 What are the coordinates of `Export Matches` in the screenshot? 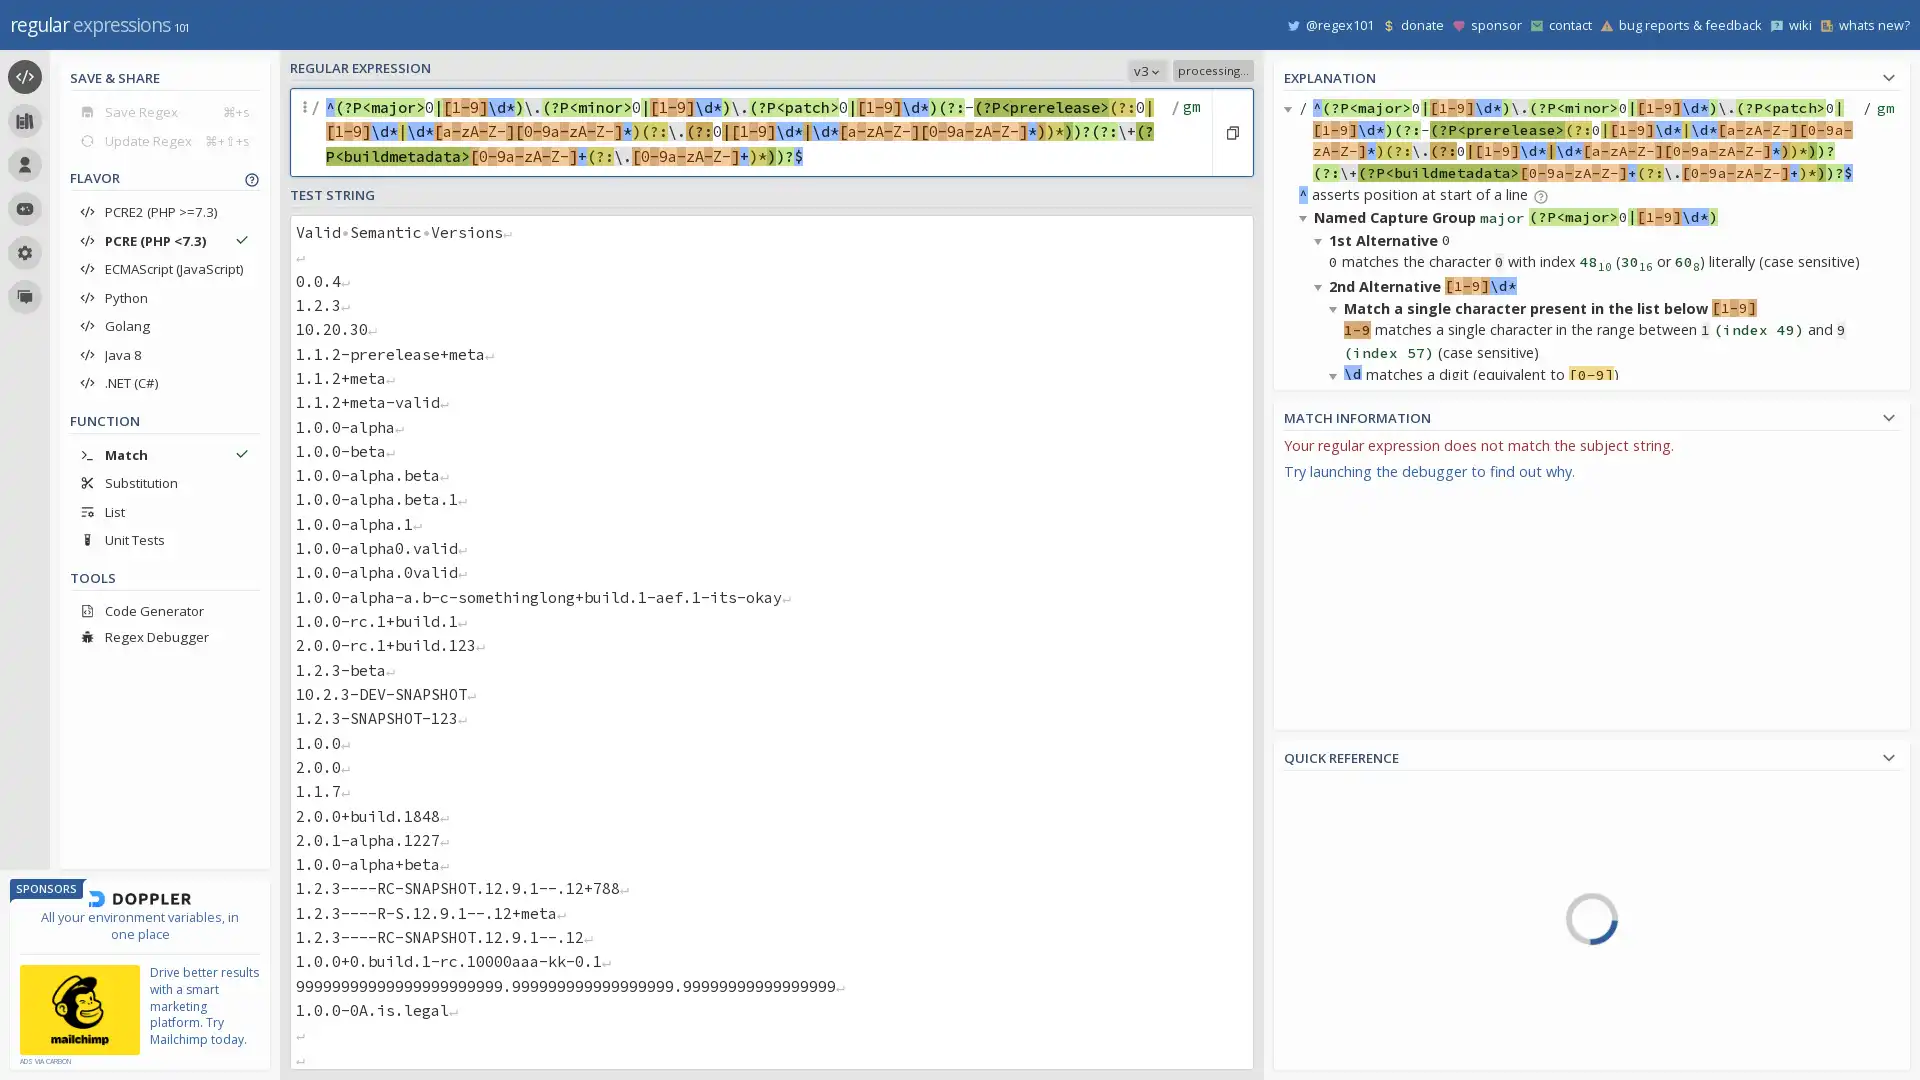 It's located at (1882, 451).